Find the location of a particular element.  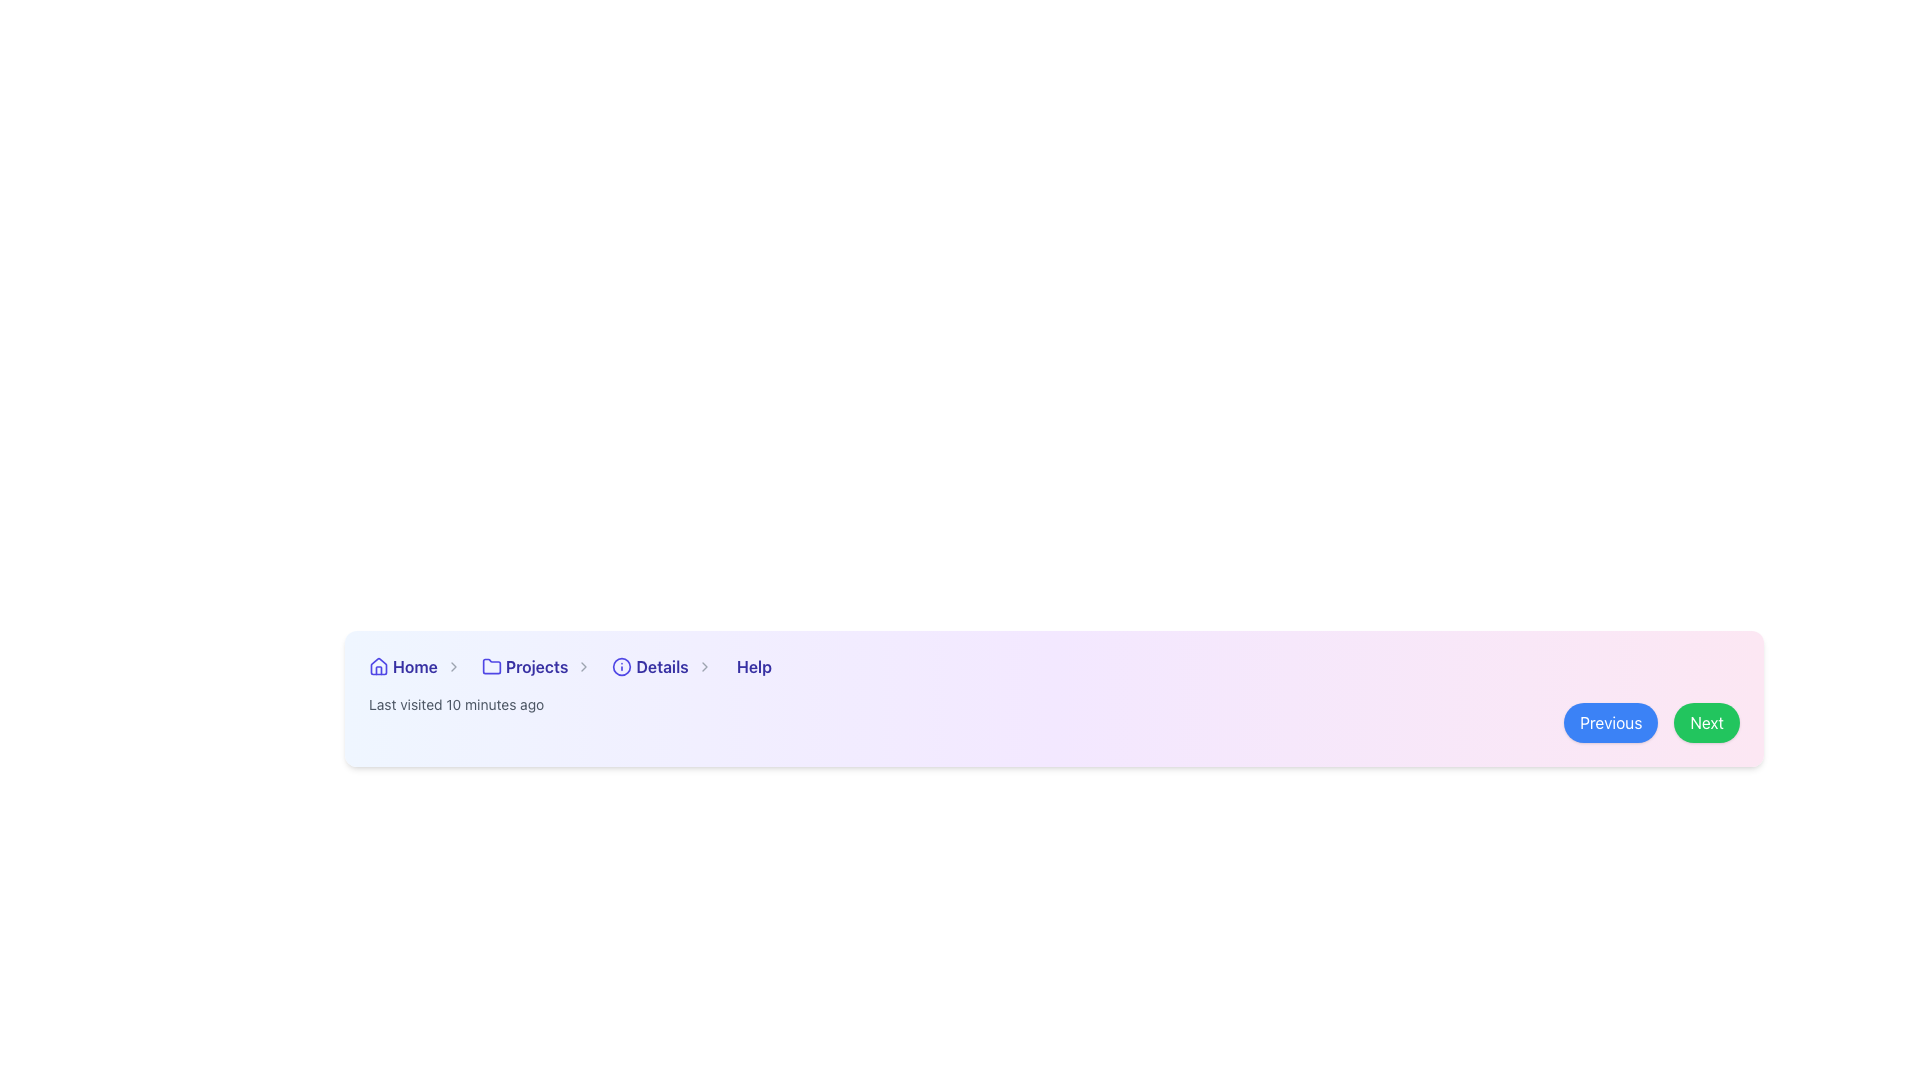

the first item in the breadcrumb navigation bar is located at coordinates (418, 667).